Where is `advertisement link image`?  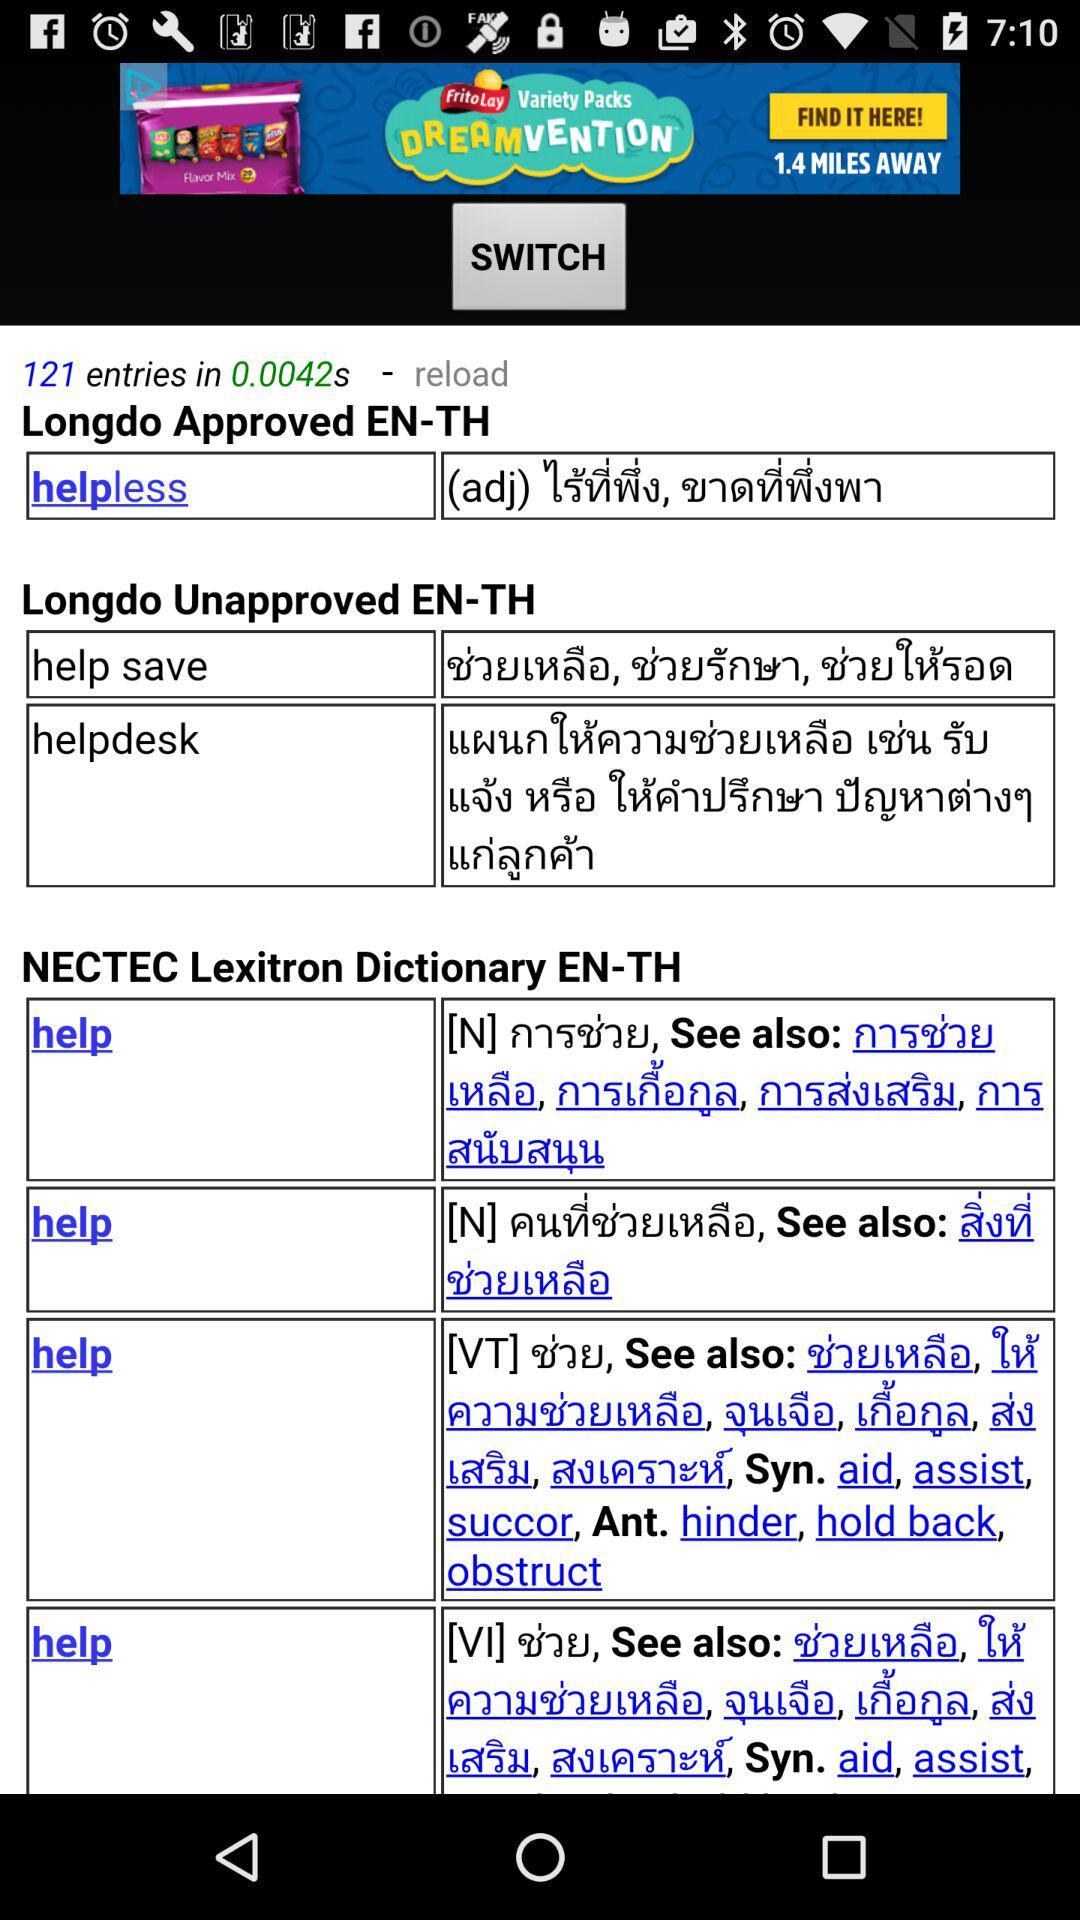 advertisement link image is located at coordinates (540, 127).